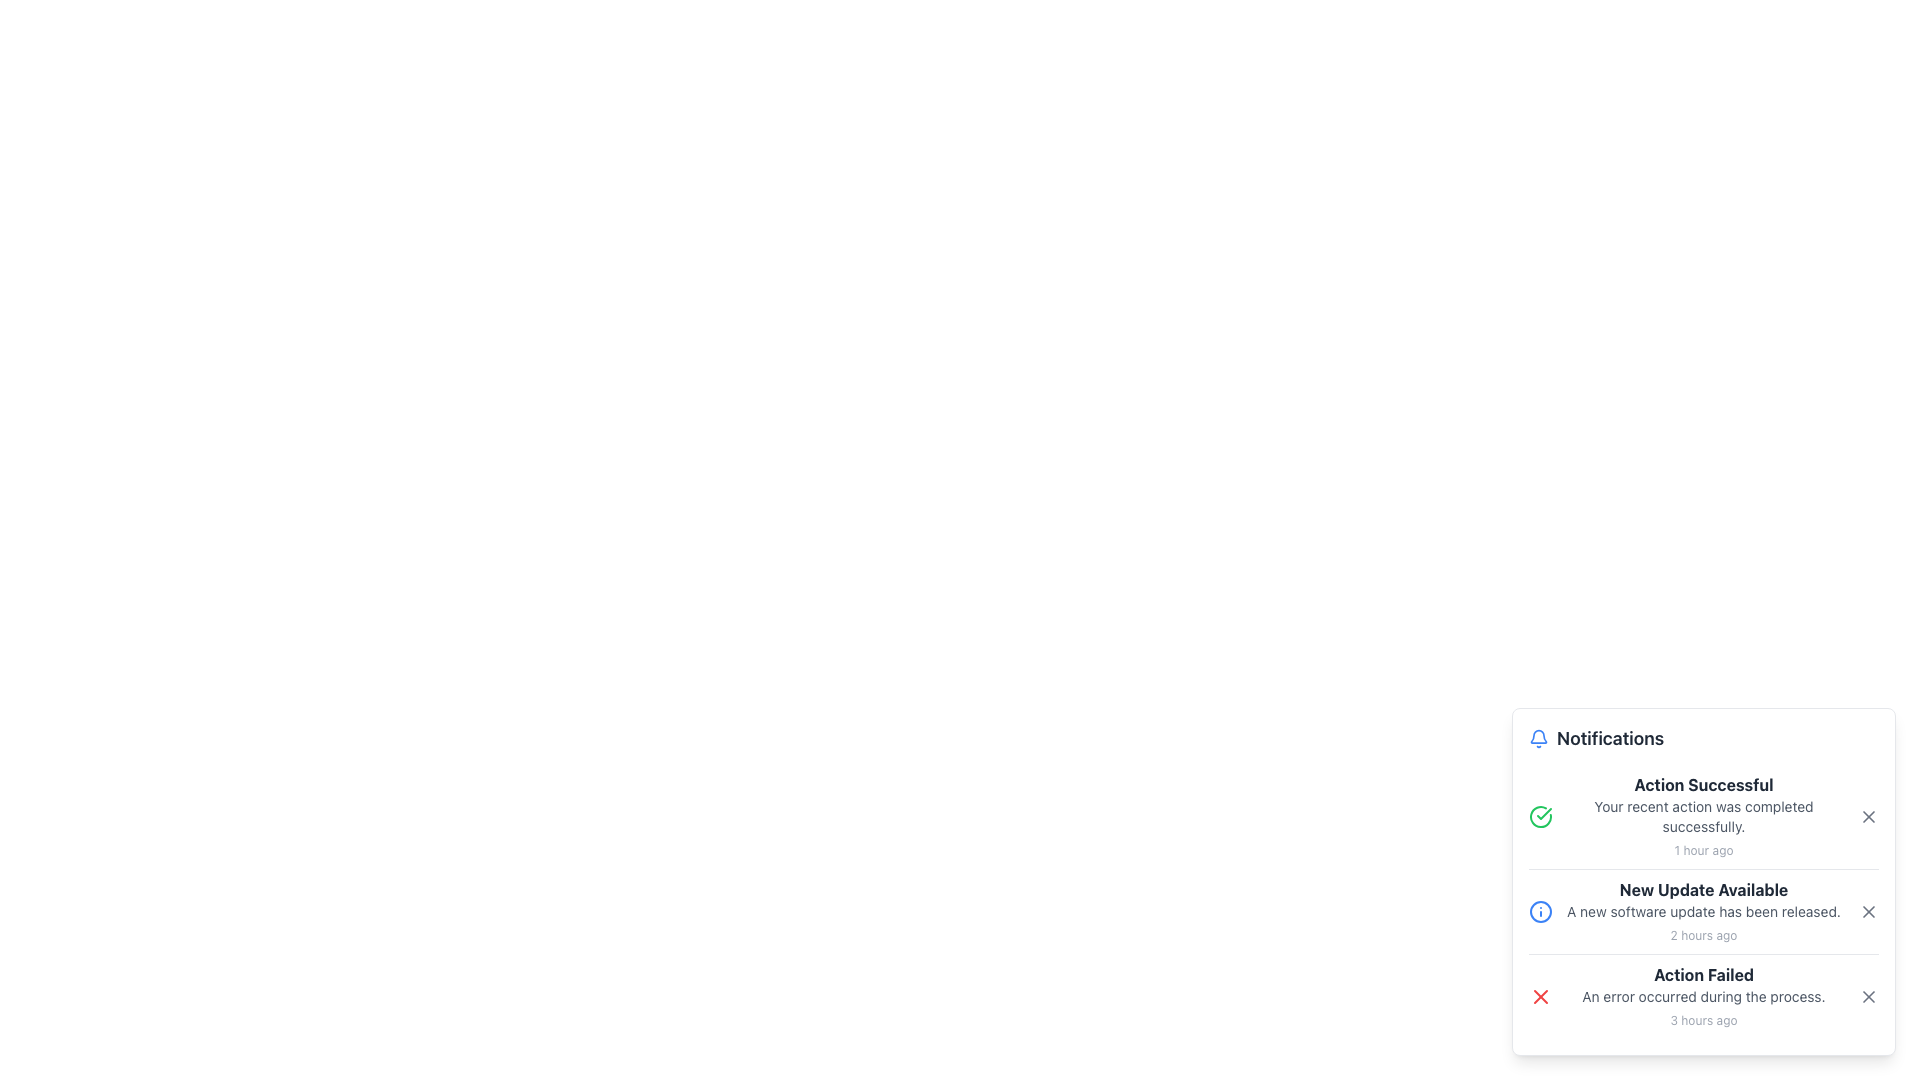  I want to click on the dismiss button located in the third notification row of the 'Notifications' panel, which is positioned to the far right next to the text '3 hours ago', so click(1867, 996).